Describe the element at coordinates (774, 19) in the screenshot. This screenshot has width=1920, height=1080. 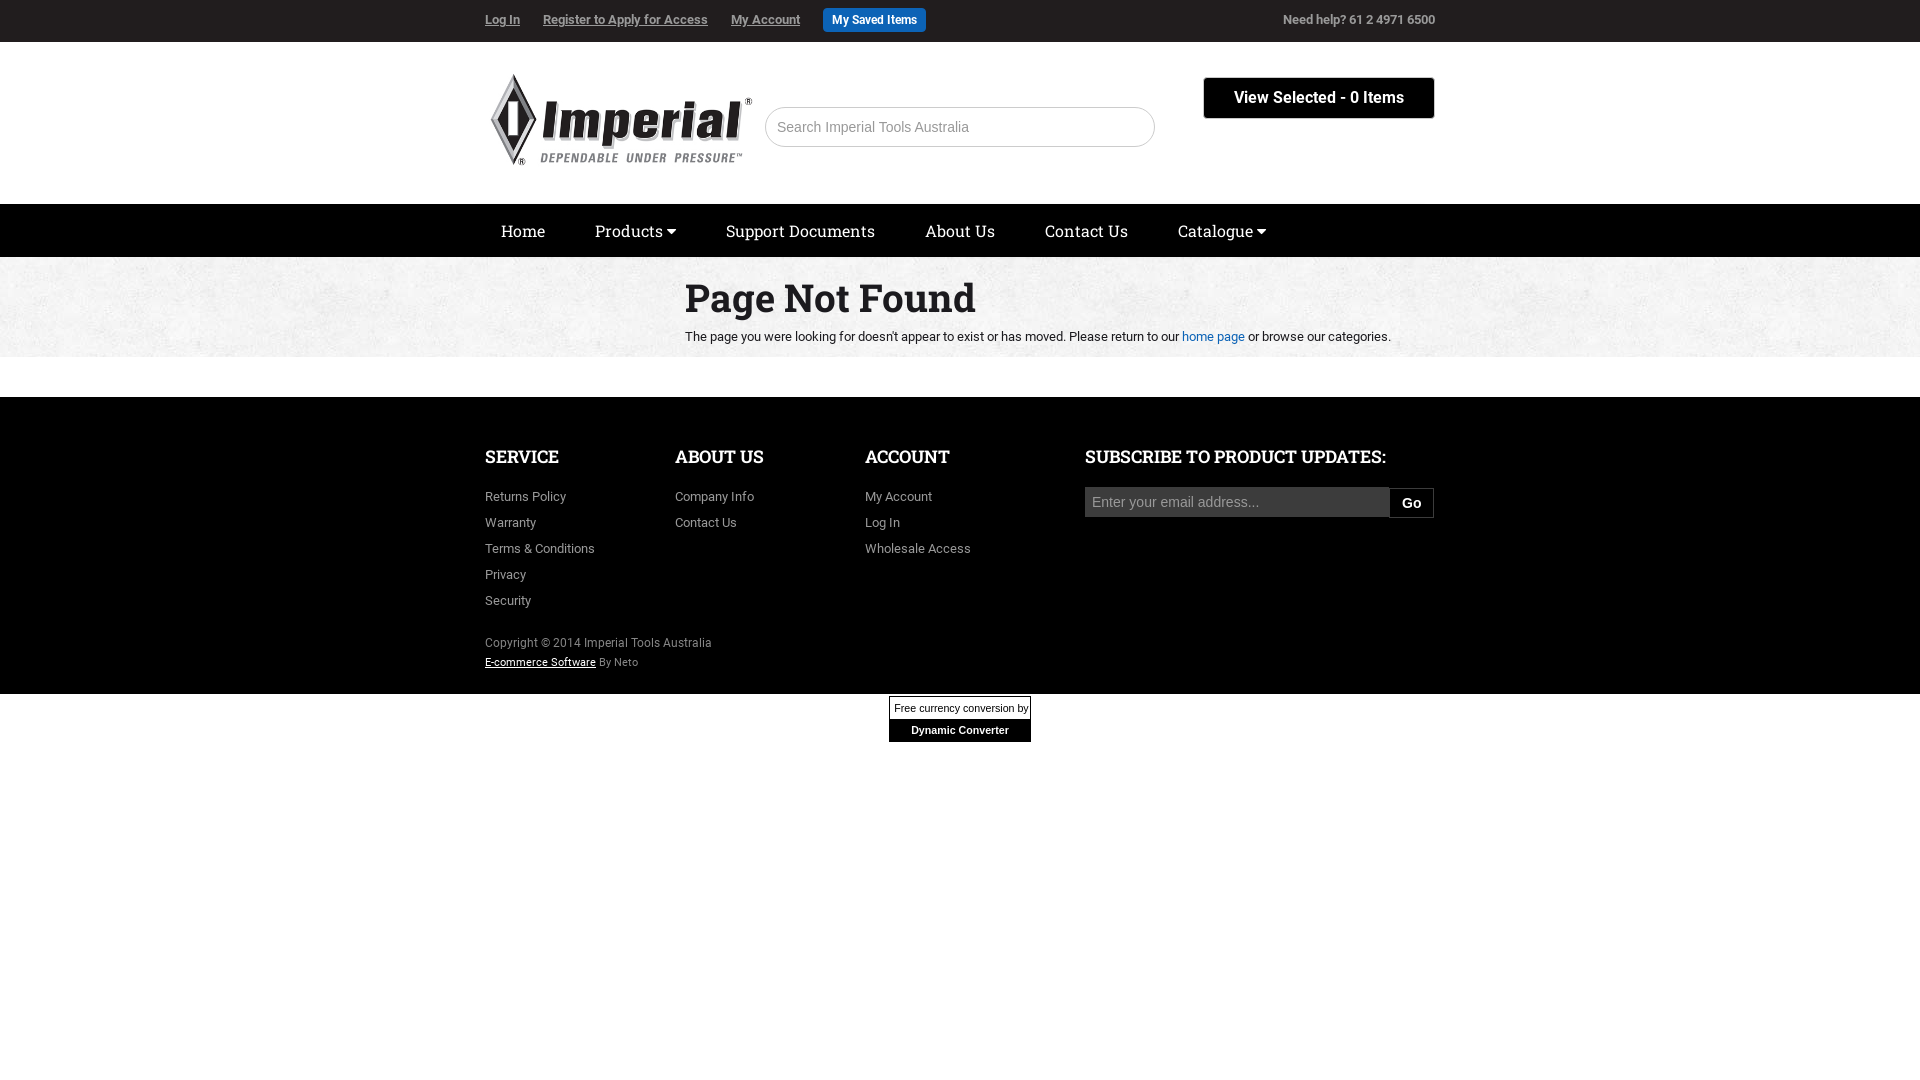
I see `'My Account'` at that location.